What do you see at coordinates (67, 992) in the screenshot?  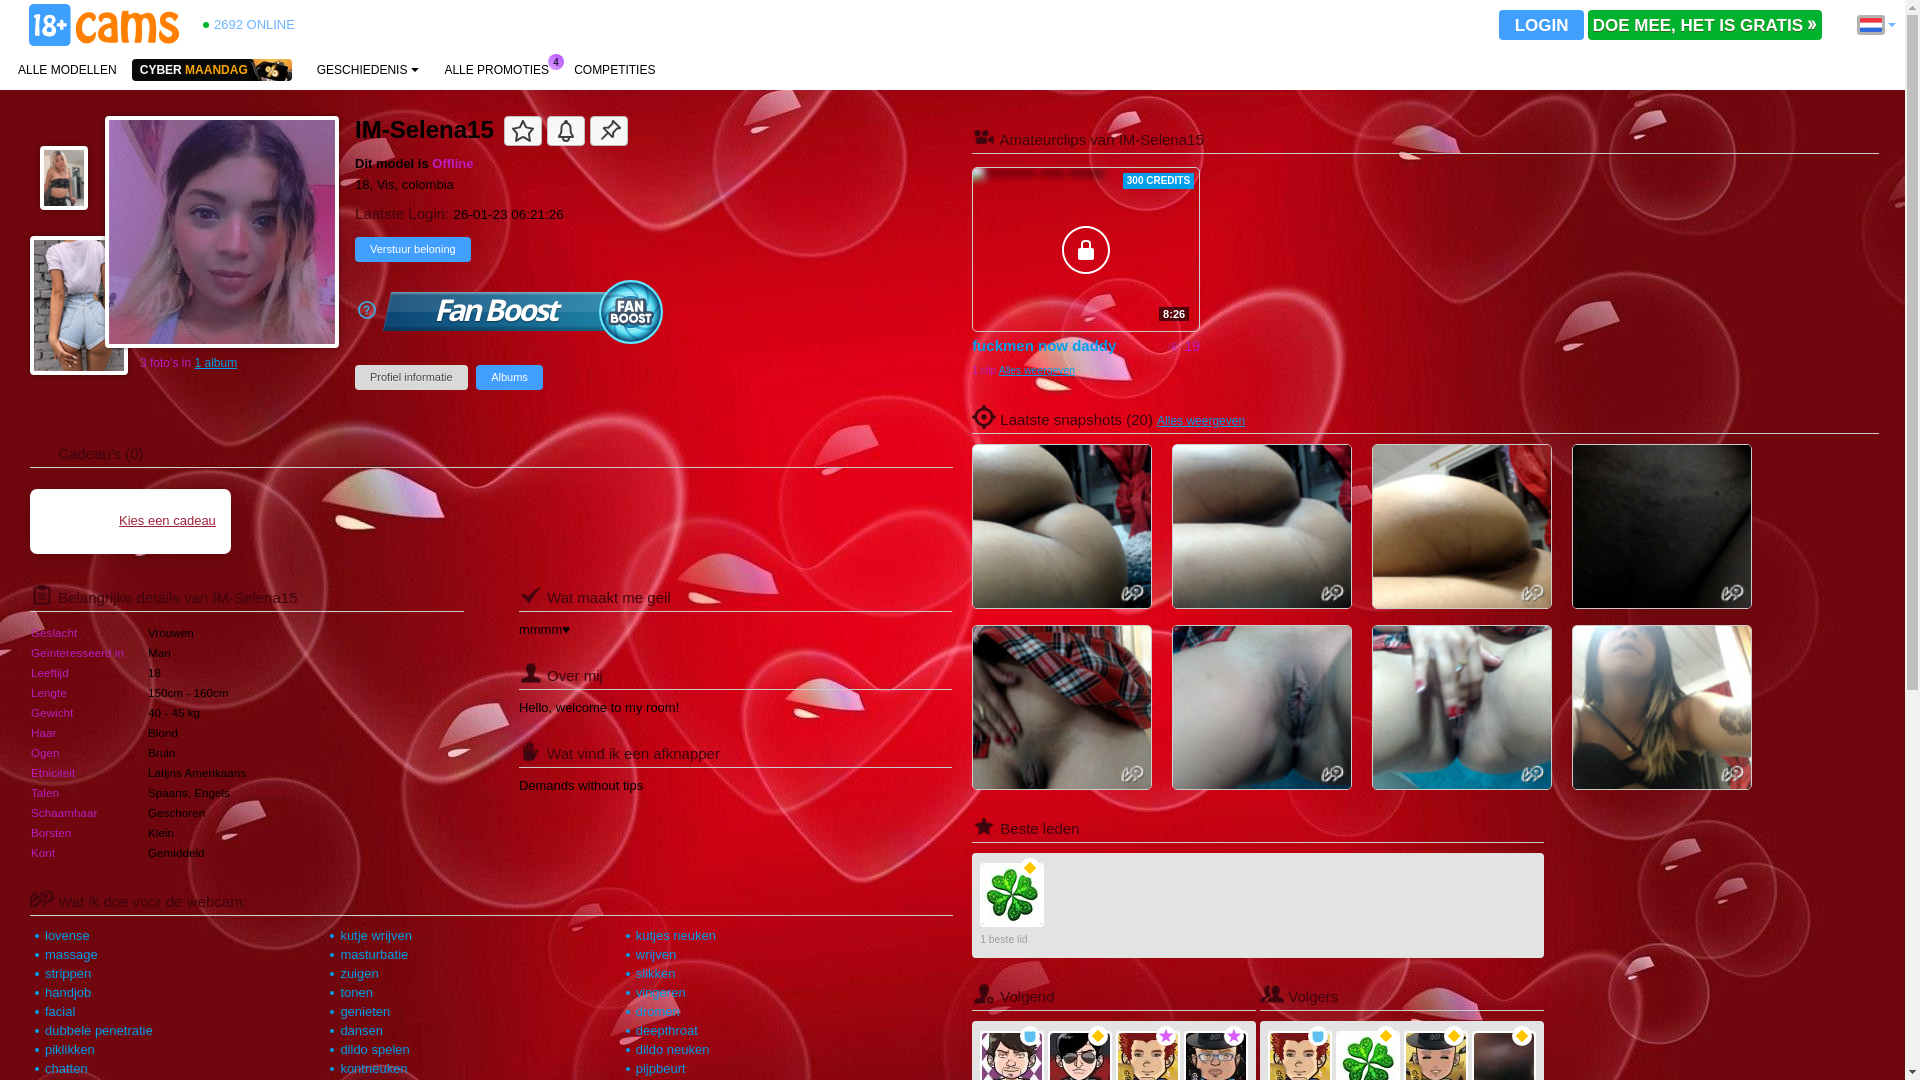 I see `'handjob'` at bounding box center [67, 992].